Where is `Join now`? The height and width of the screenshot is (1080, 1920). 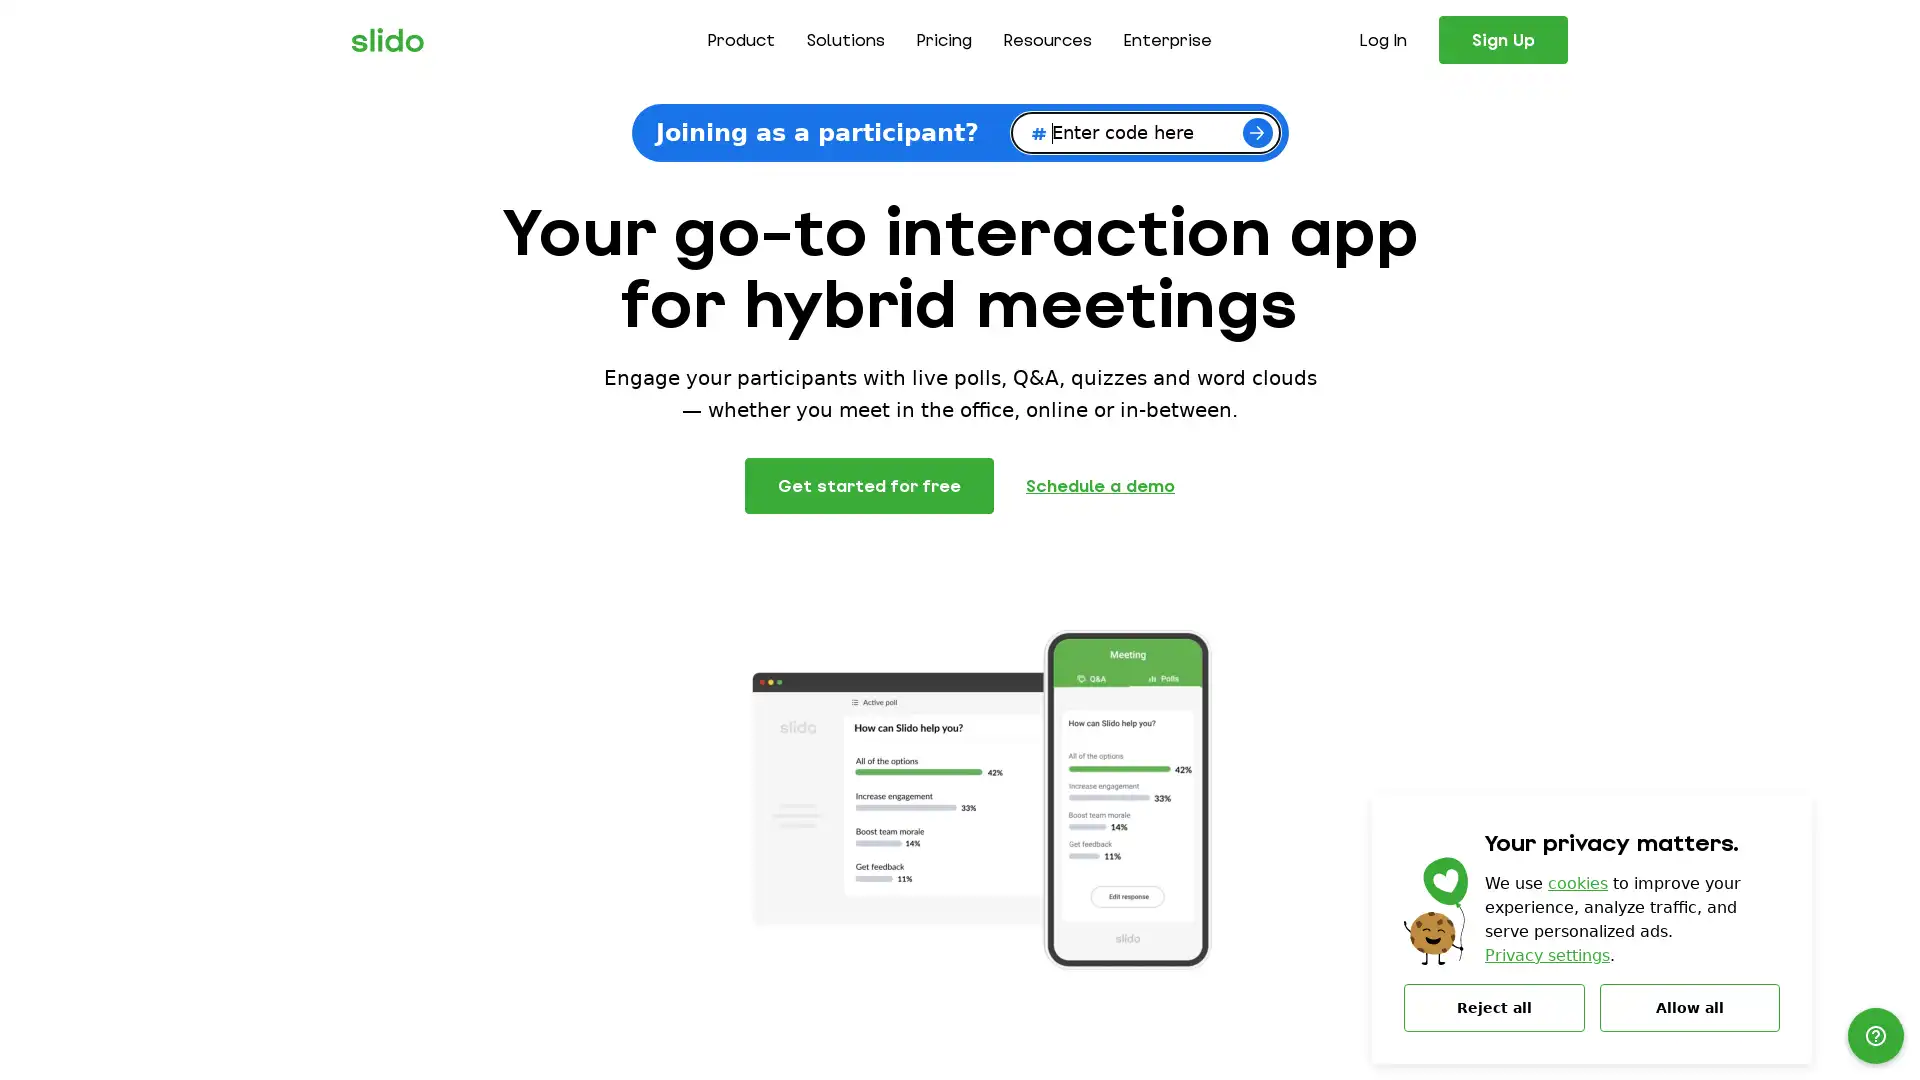
Join now is located at coordinates (1256, 132).